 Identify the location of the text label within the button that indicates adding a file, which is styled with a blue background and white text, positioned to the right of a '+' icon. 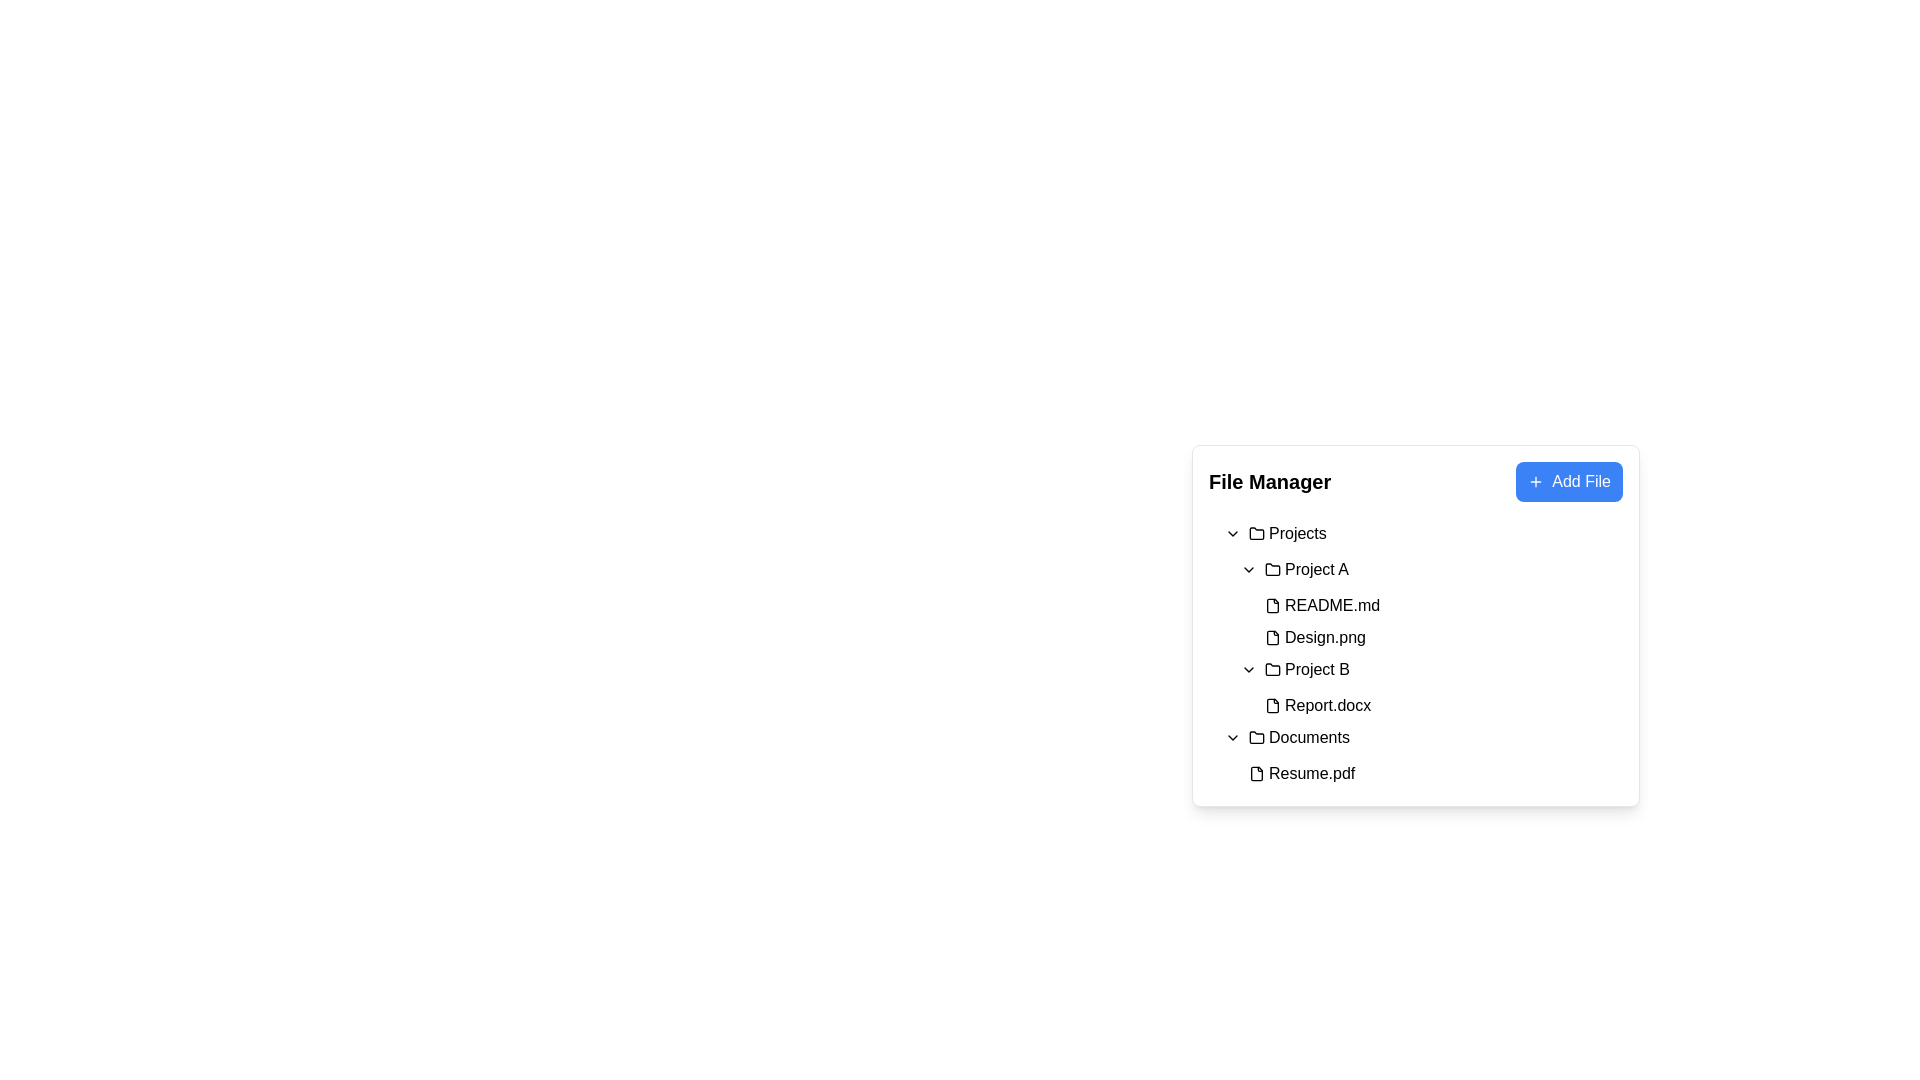
(1580, 482).